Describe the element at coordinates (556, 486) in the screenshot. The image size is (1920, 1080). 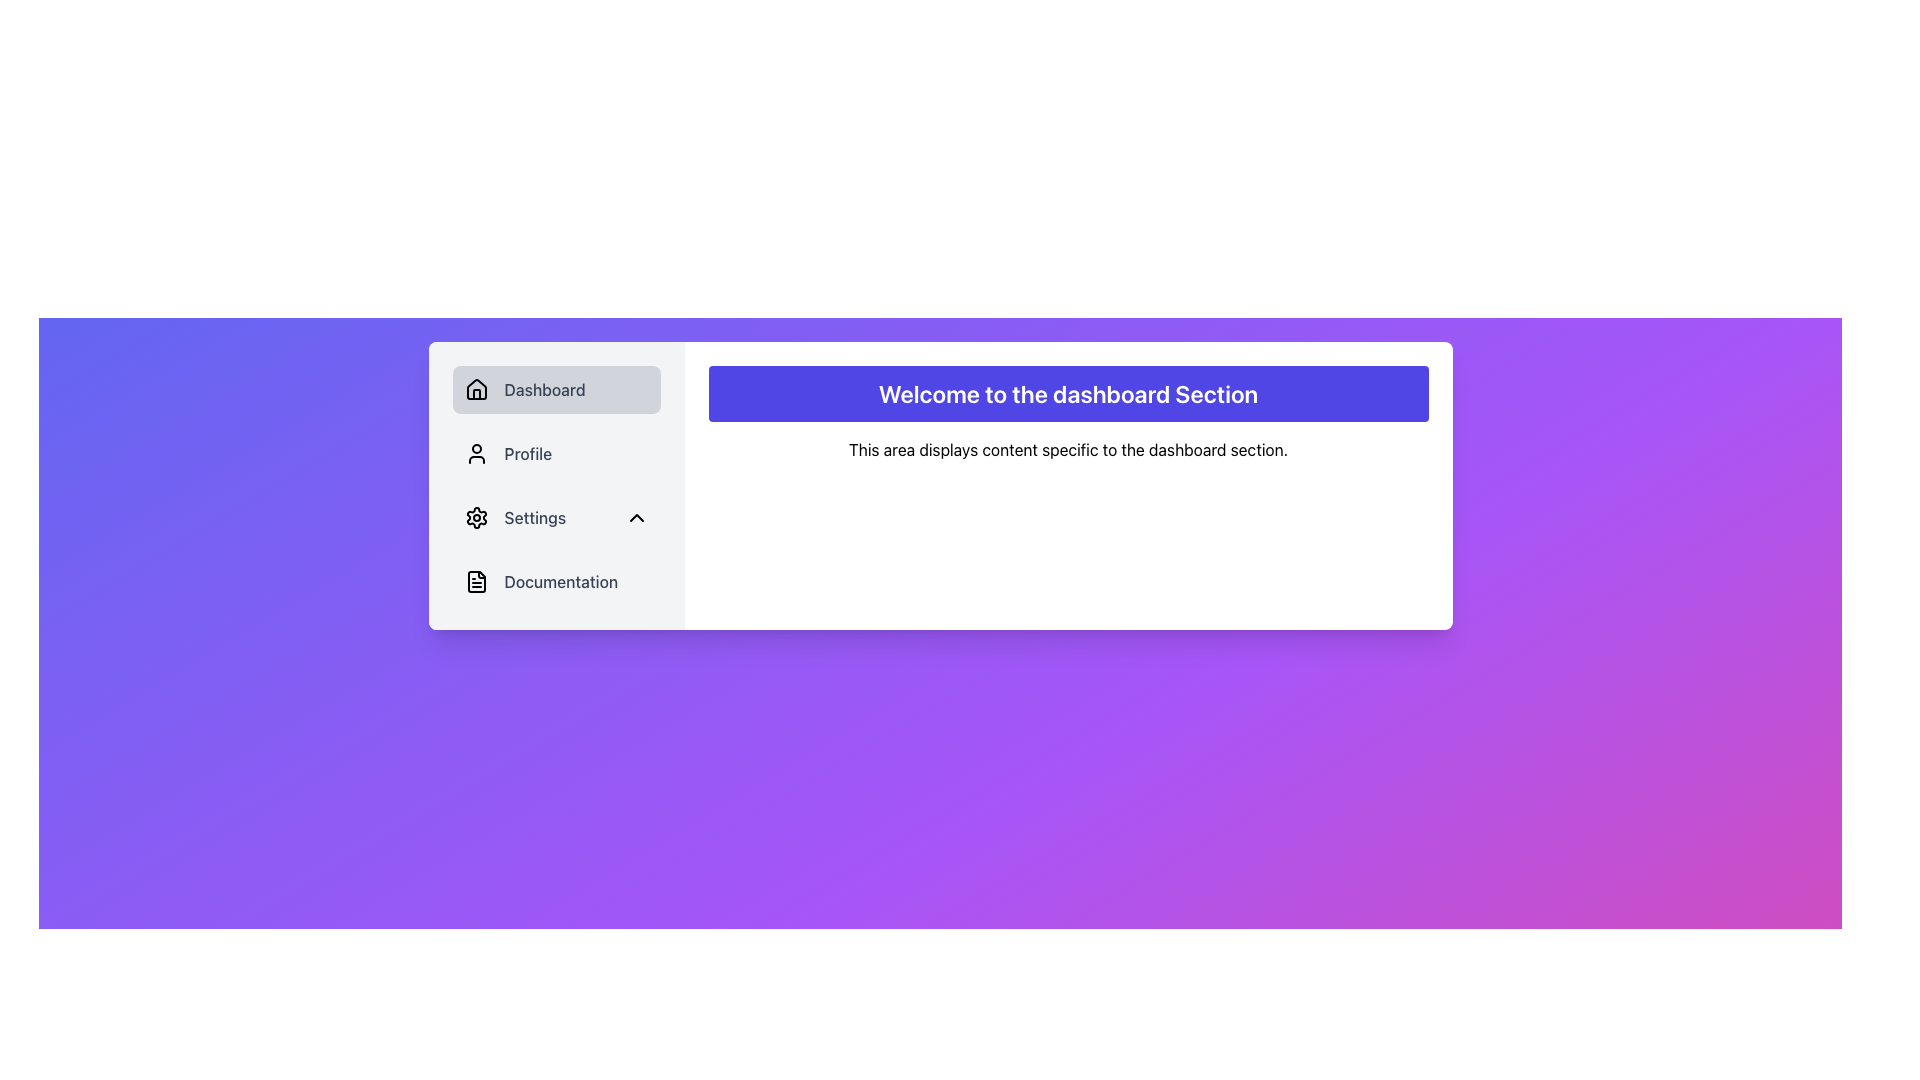
I see `the 'Profile' navigation item in the sidebar menu` at that location.